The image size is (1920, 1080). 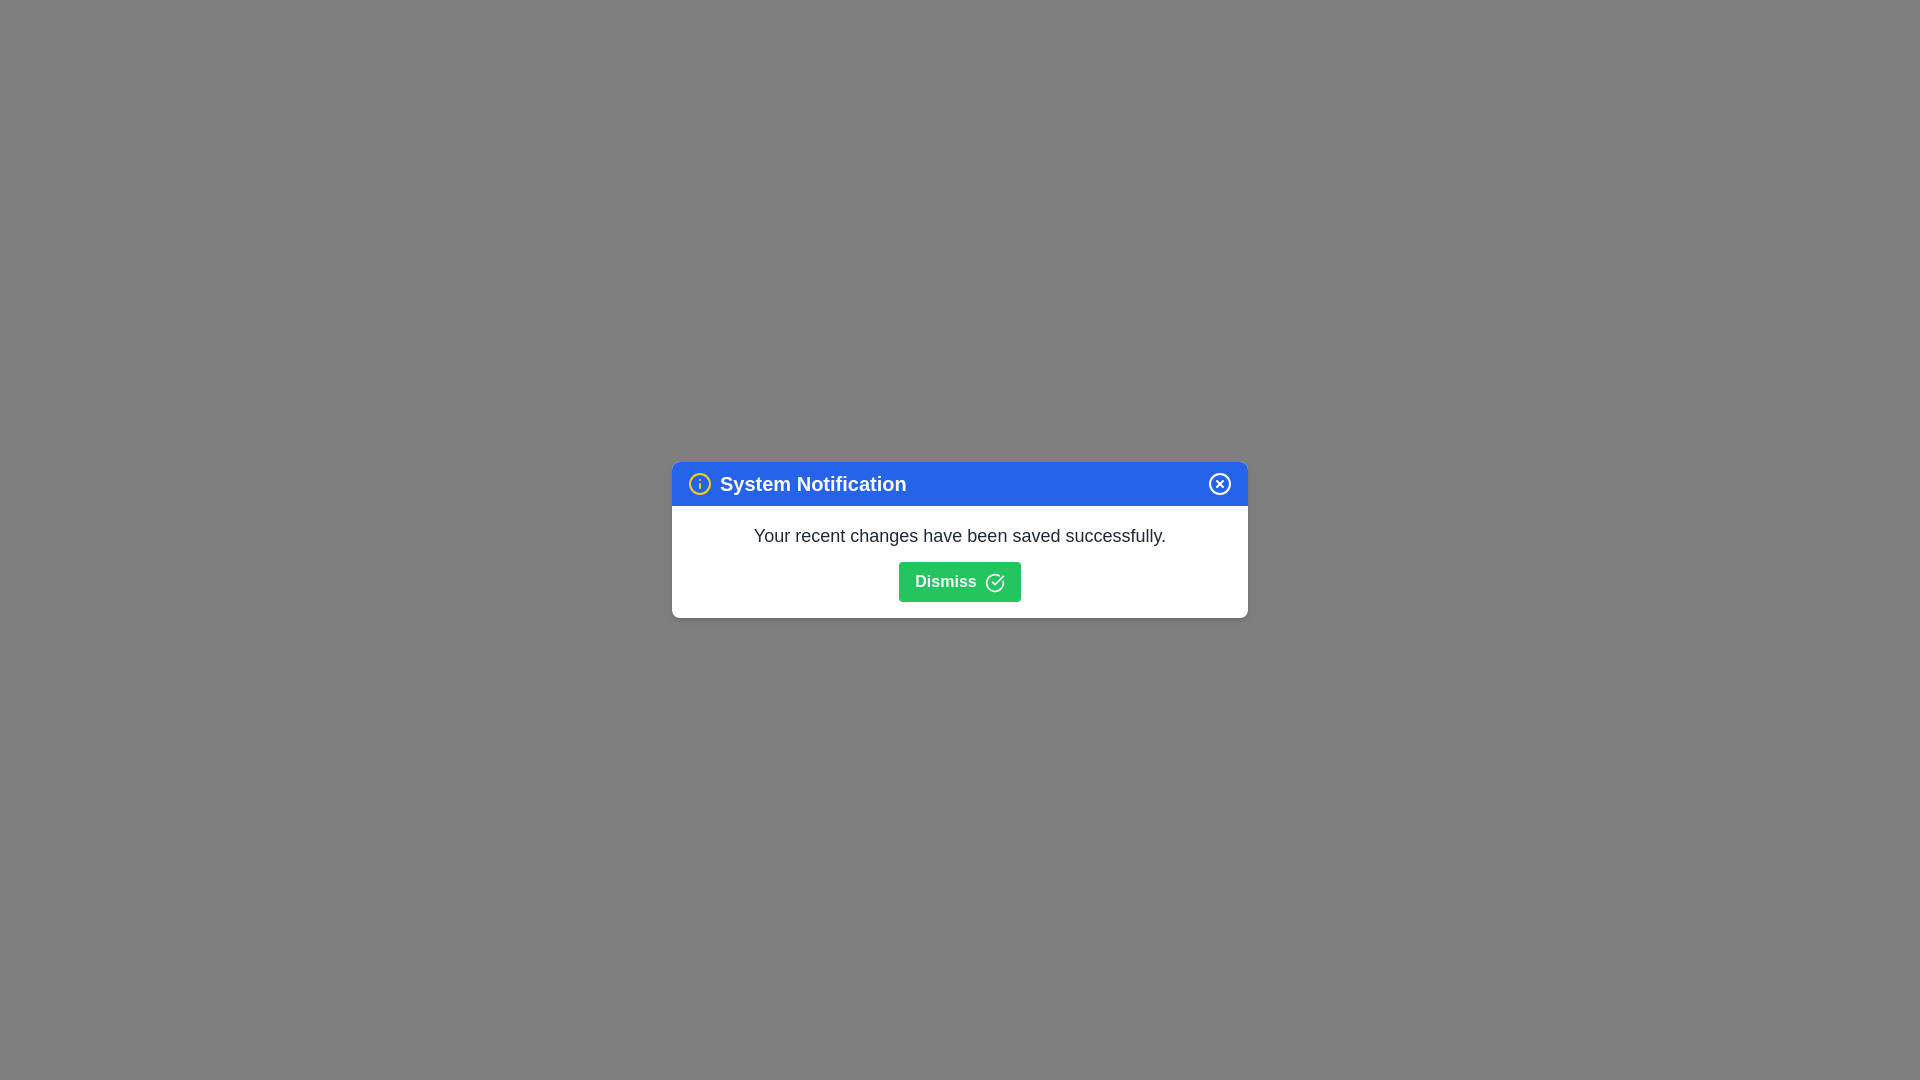 What do you see at coordinates (960, 582) in the screenshot?
I see `the 'Dismiss' button to dismiss the notification` at bounding box center [960, 582].